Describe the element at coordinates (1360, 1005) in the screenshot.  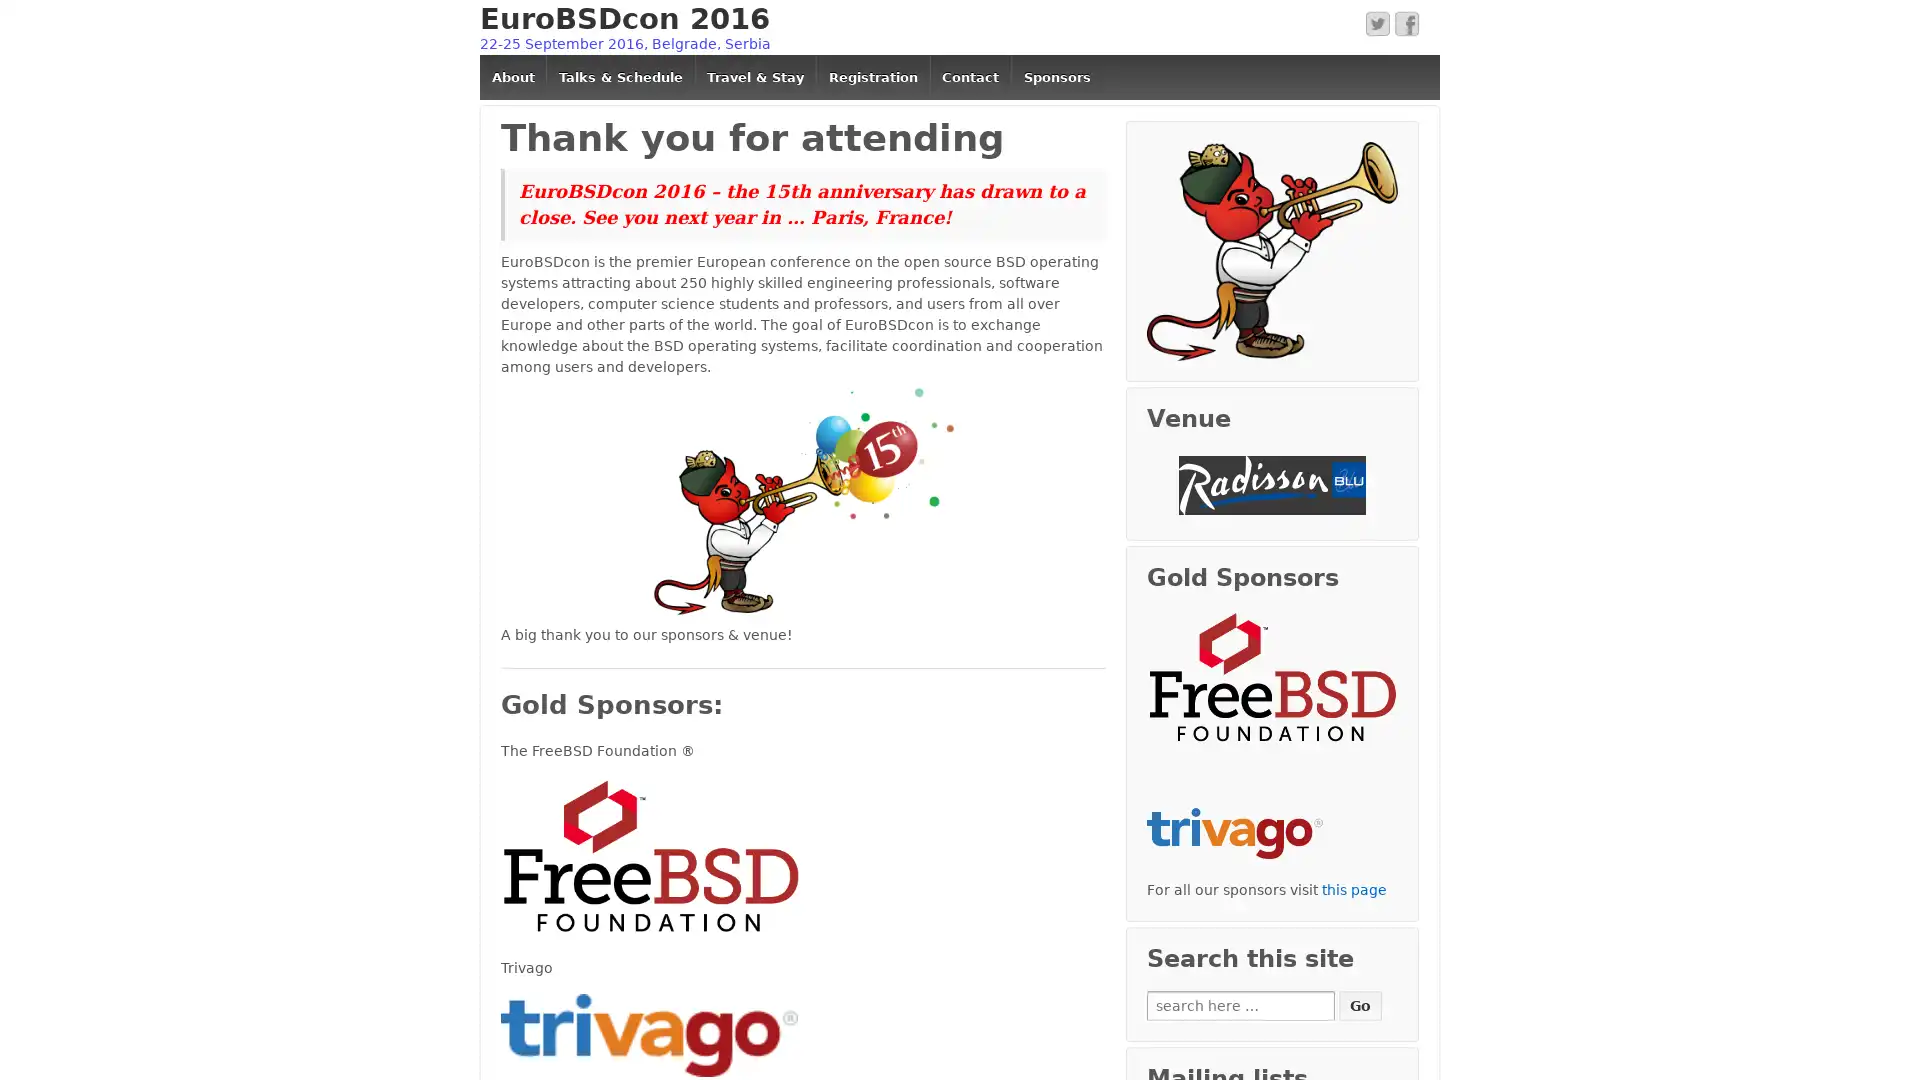
I see `Go` at that location.